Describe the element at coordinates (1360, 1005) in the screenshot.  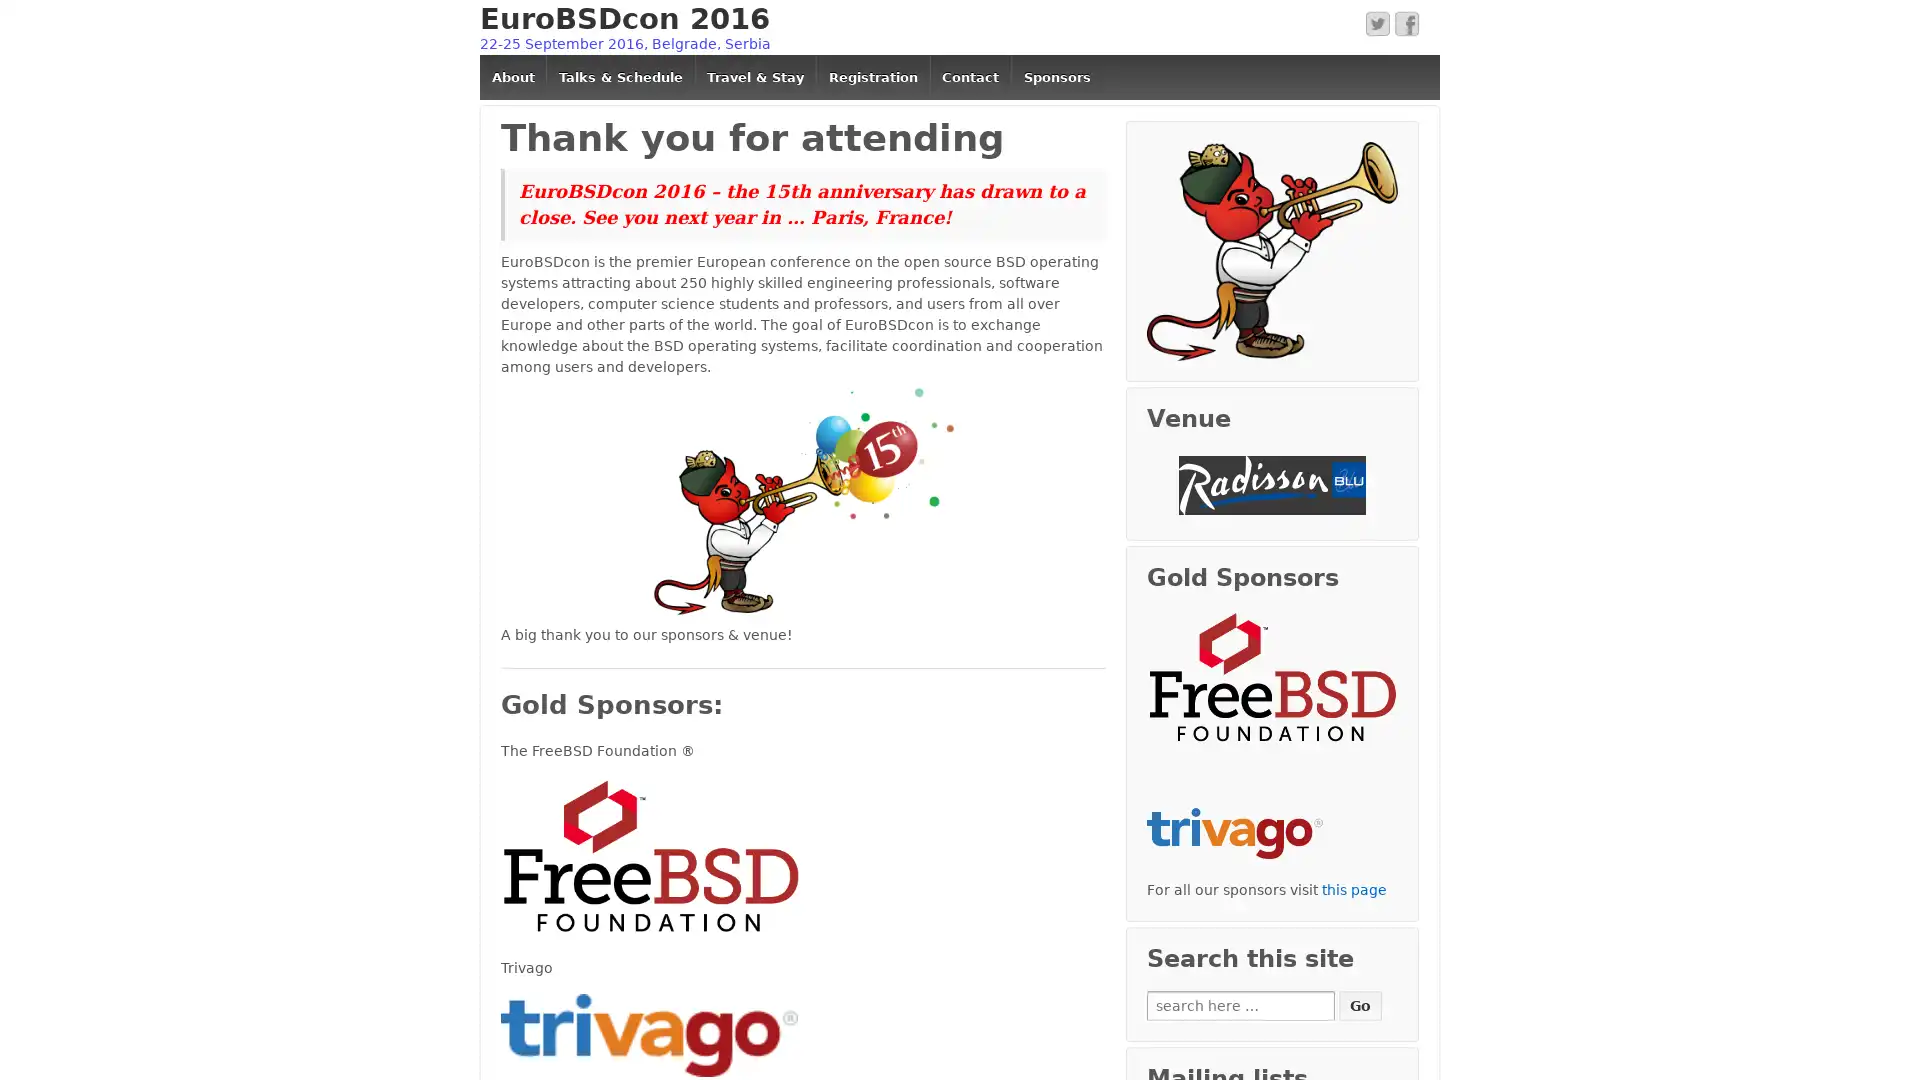
I see `Go` at that location.